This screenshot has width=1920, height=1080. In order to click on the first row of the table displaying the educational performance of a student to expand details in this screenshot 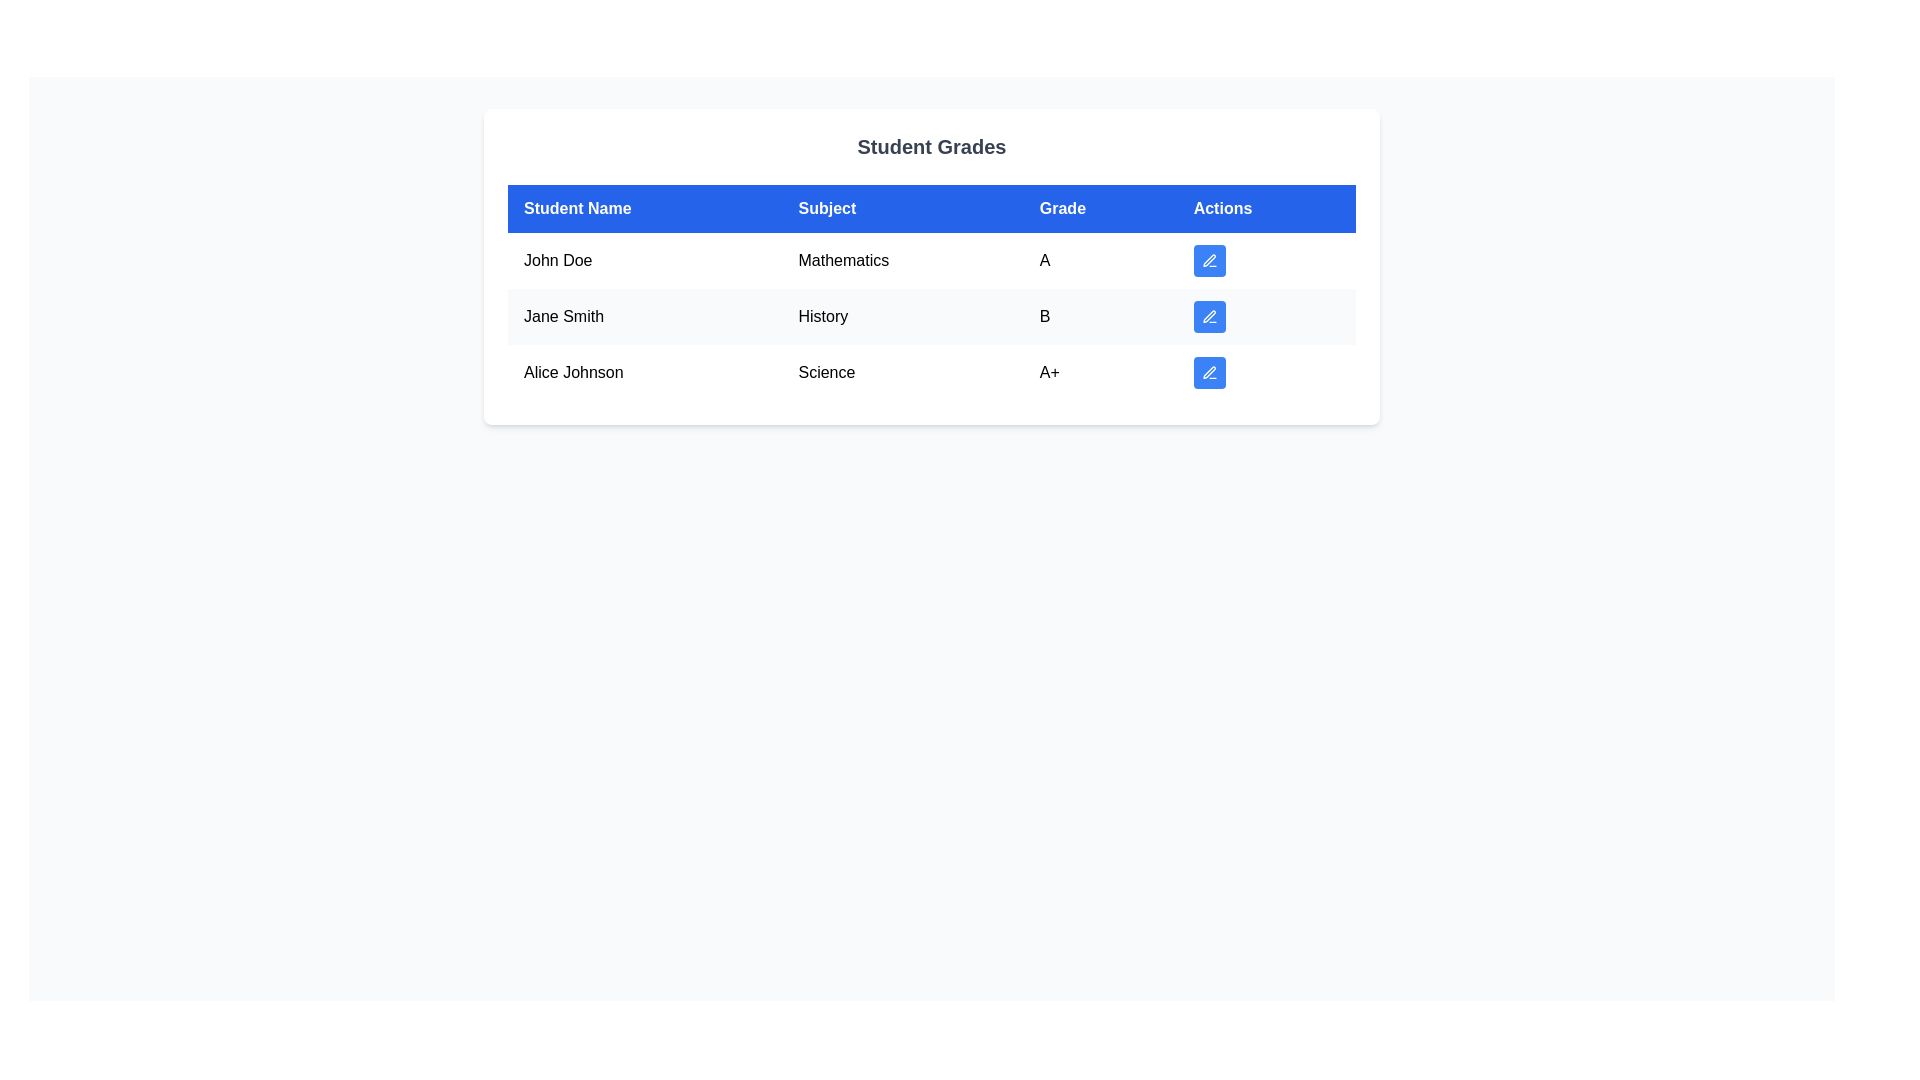, I will do `click(930, 260)`.